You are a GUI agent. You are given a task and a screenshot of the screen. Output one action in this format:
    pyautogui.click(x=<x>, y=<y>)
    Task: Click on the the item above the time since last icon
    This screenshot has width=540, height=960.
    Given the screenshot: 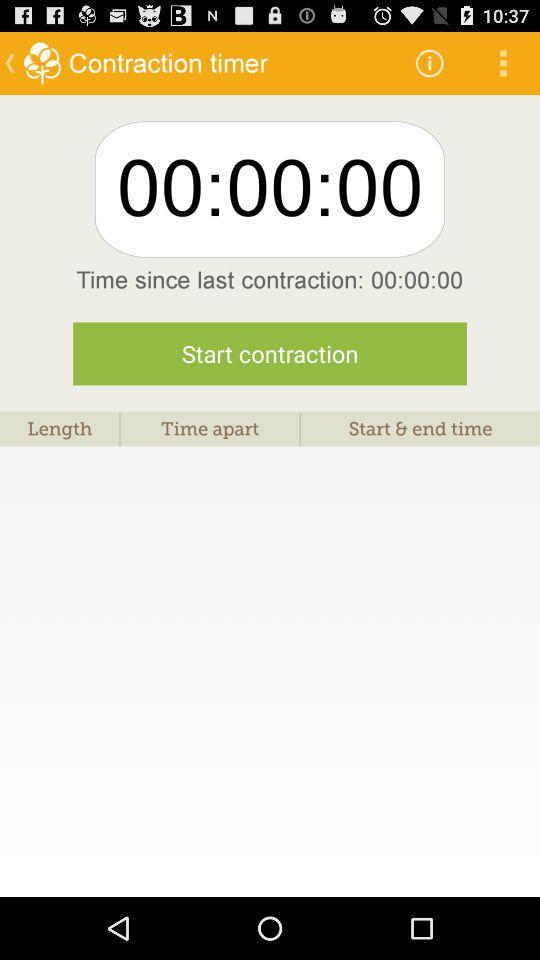 What is the action you would take?
    pyautogui.click(x=502, y=62)
    